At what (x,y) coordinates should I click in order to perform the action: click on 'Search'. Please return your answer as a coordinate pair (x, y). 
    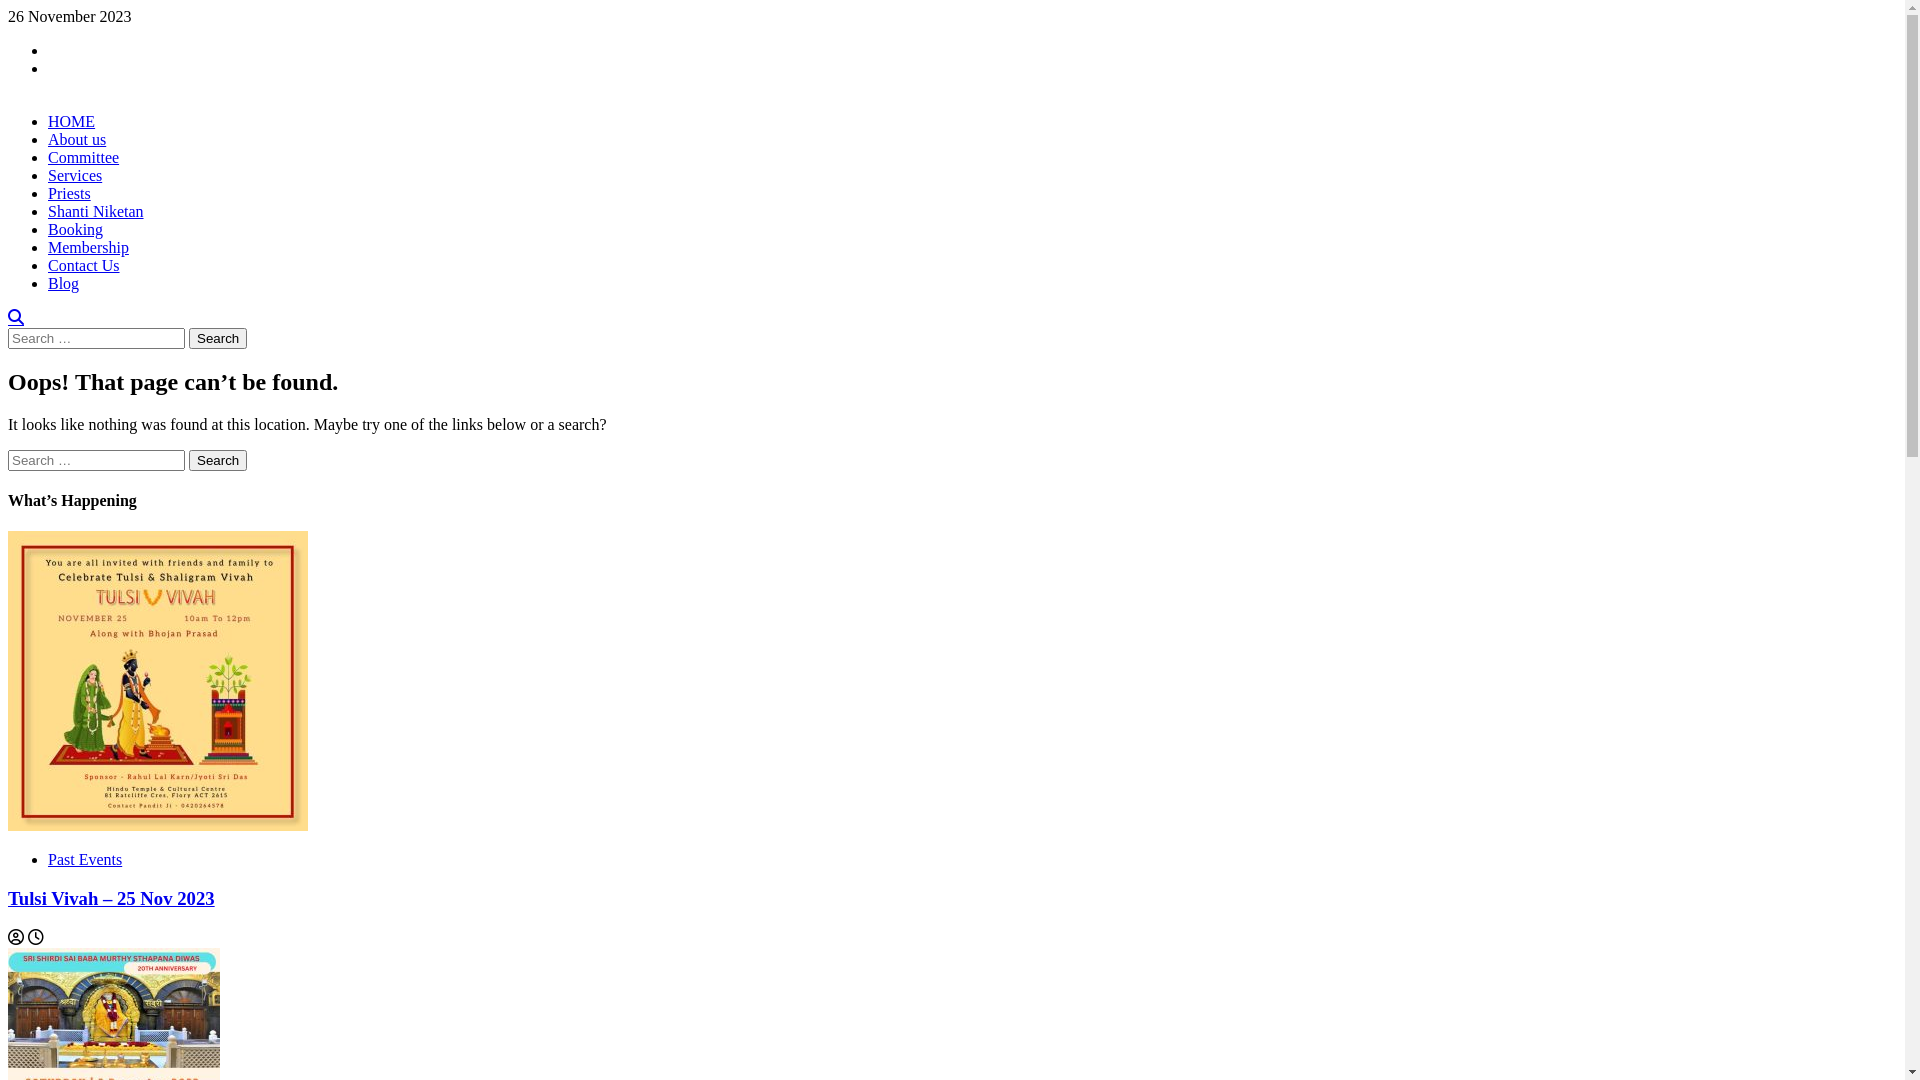
    Looking at the image, I should click on (217, 337).